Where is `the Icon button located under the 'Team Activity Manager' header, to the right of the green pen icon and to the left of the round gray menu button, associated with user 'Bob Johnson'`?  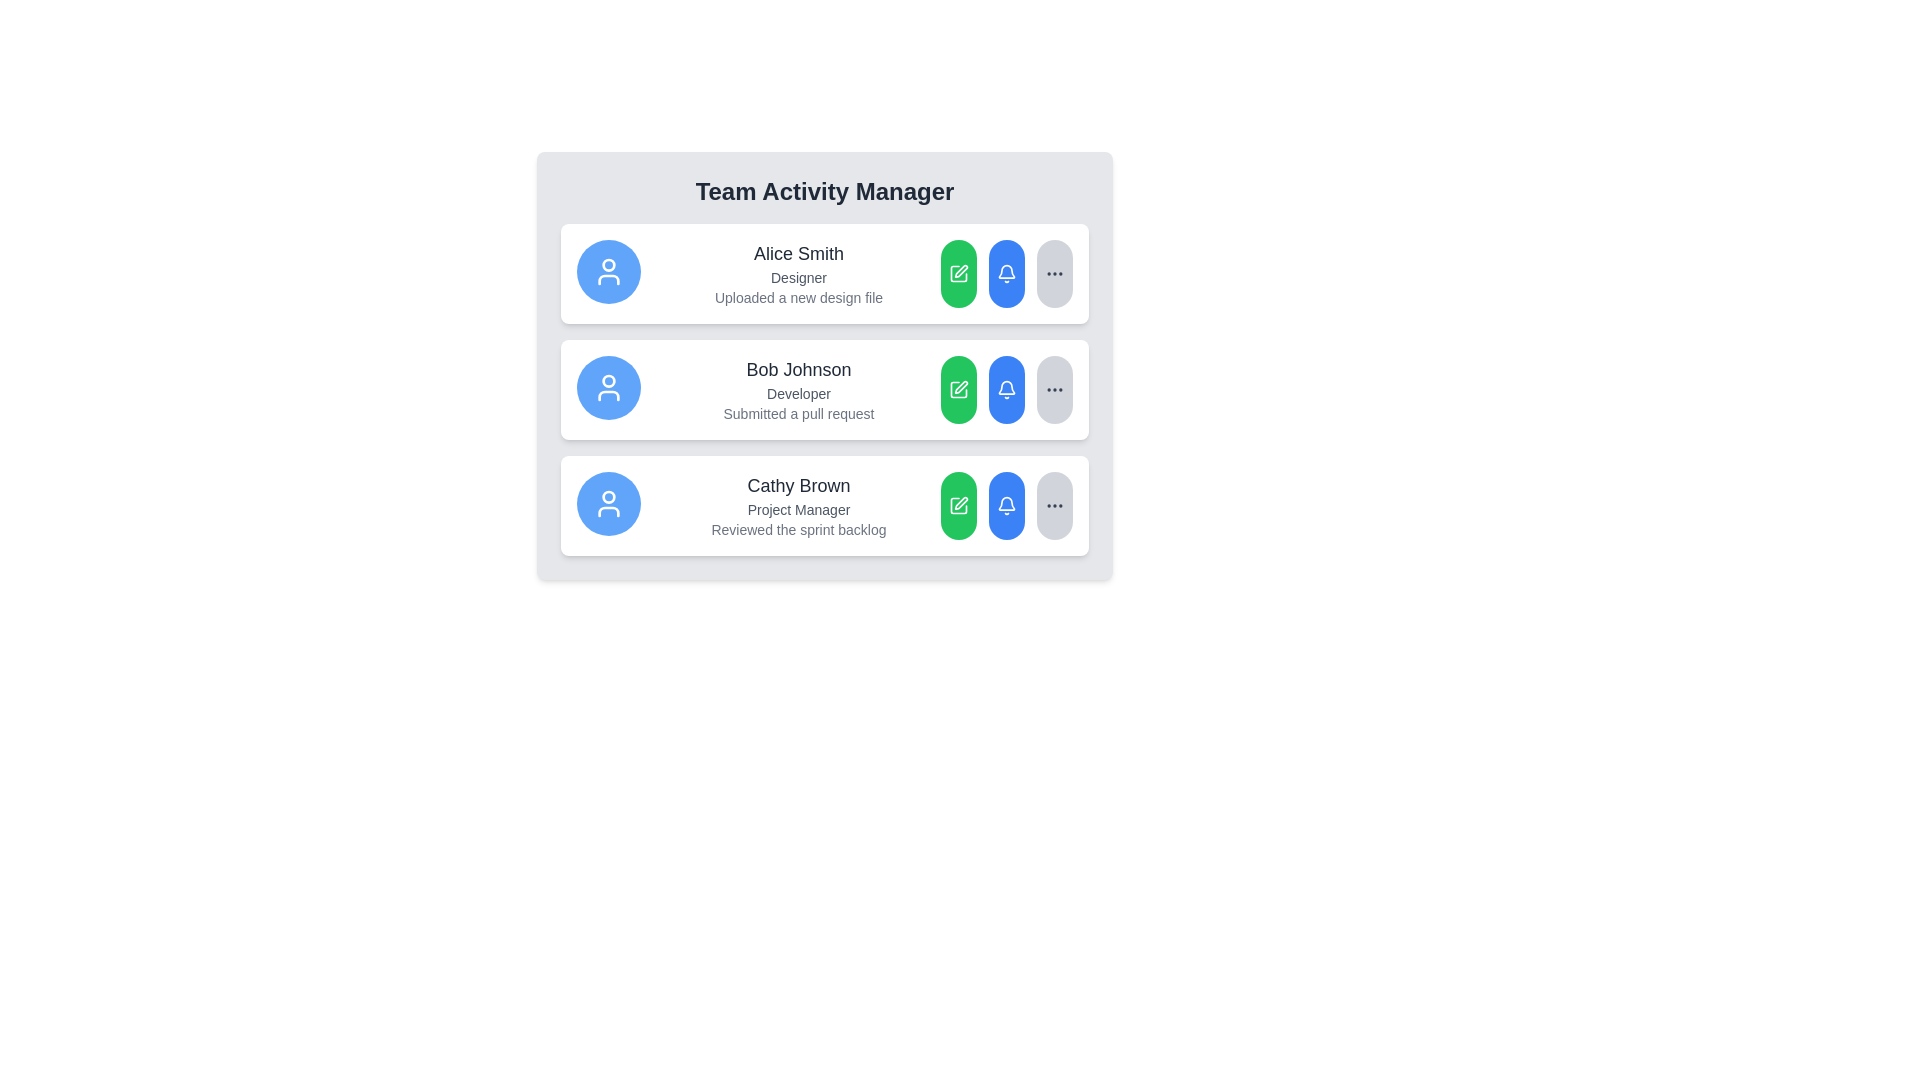
the Icon button located under the 'Team Activity Manager' header, to the right of the green pen icon and to the left of the round gray menu button, associated with user 'Bob Johnson' is located at coordinates (1007, 273).